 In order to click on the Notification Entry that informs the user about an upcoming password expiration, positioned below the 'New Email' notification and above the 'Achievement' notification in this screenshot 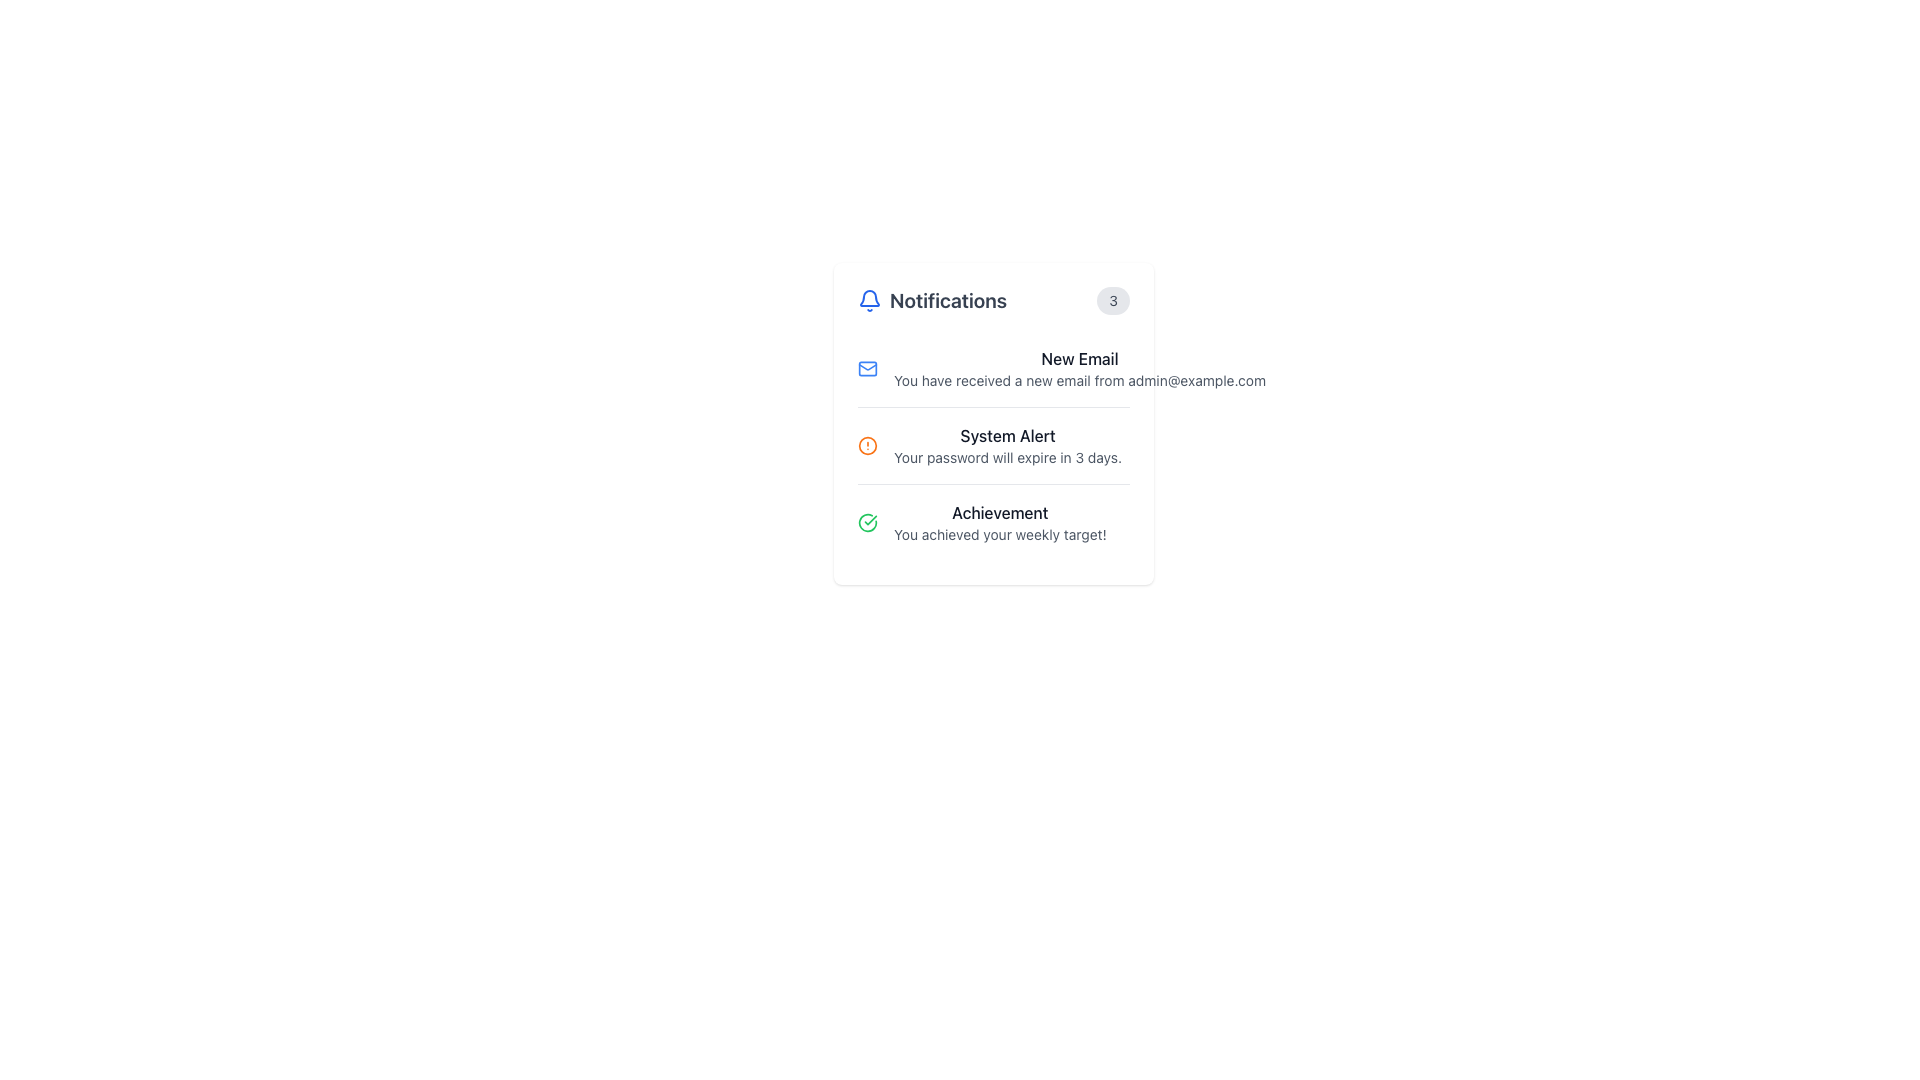, I will do `click(993, 443)`.